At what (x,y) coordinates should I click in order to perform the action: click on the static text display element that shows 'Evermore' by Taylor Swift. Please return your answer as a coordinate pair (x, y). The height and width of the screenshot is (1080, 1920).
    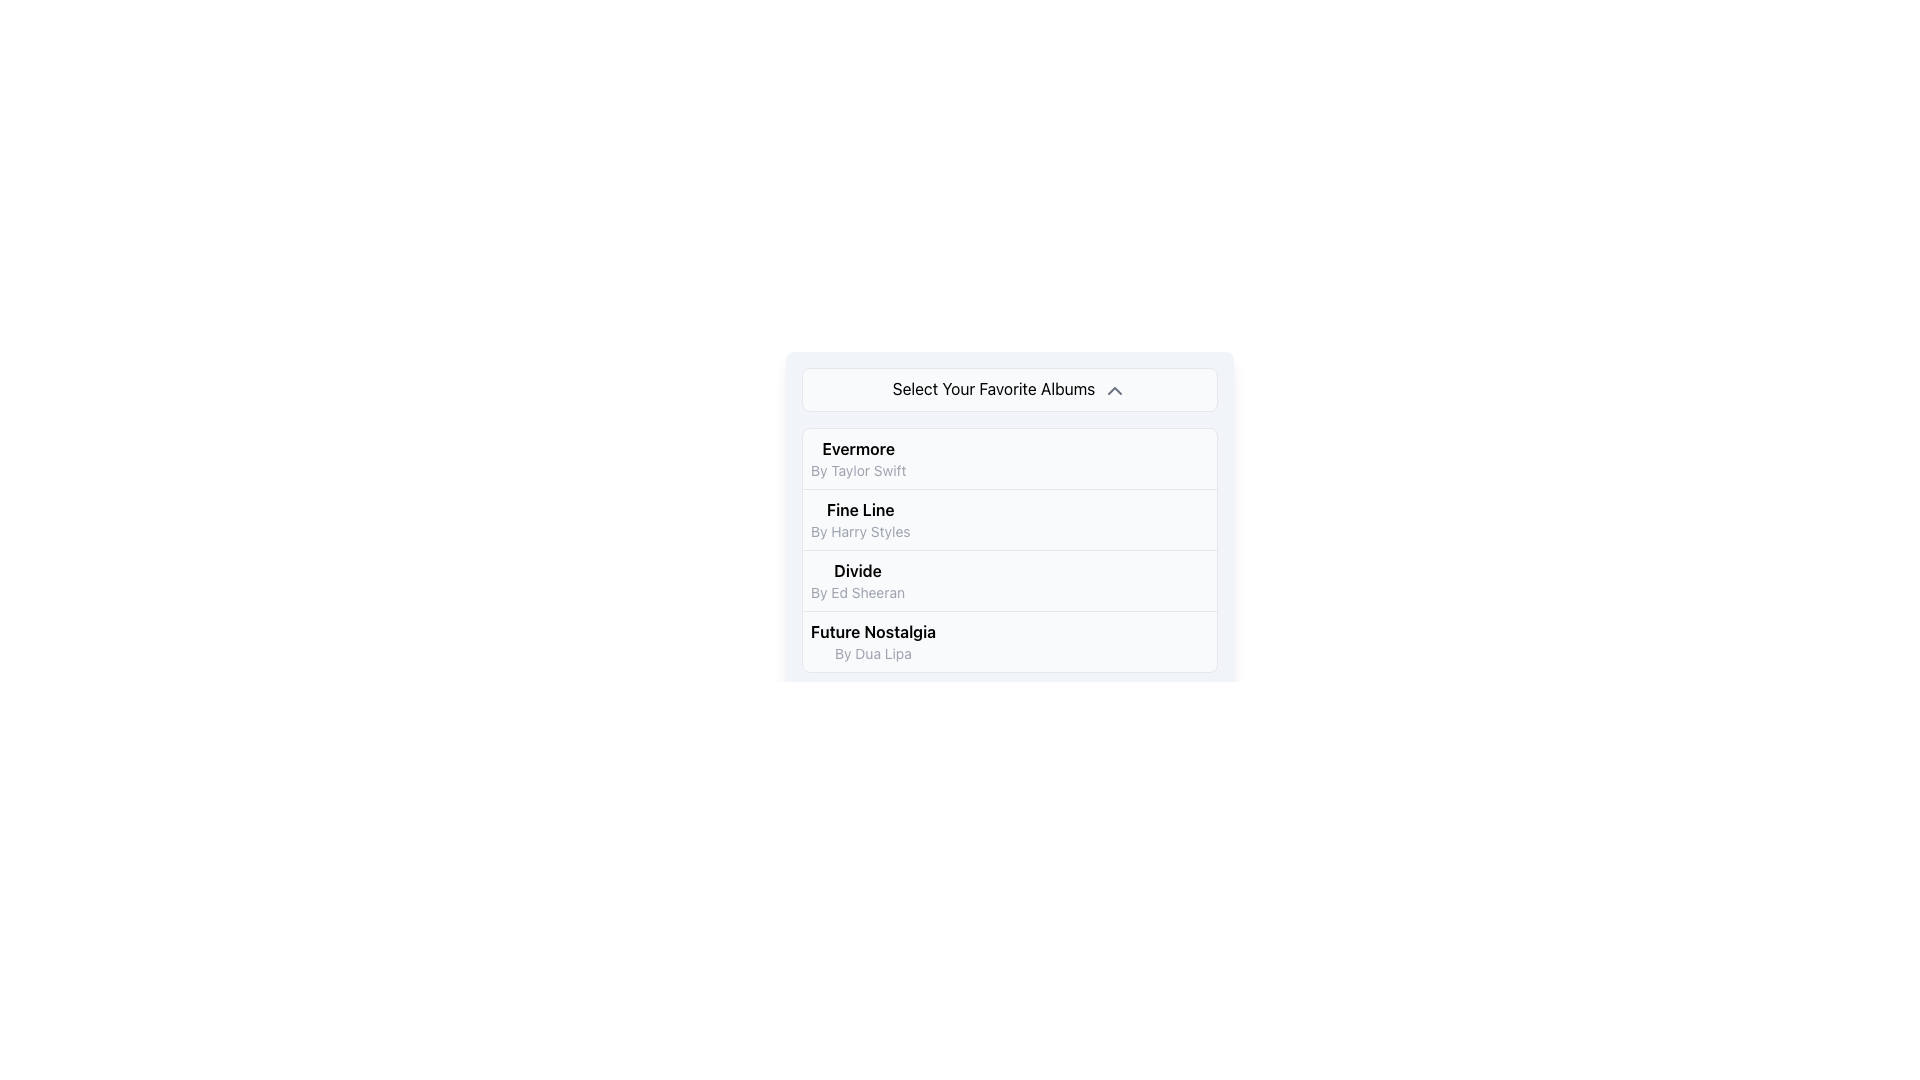
    Looking at the image, I should click on (858, 458).